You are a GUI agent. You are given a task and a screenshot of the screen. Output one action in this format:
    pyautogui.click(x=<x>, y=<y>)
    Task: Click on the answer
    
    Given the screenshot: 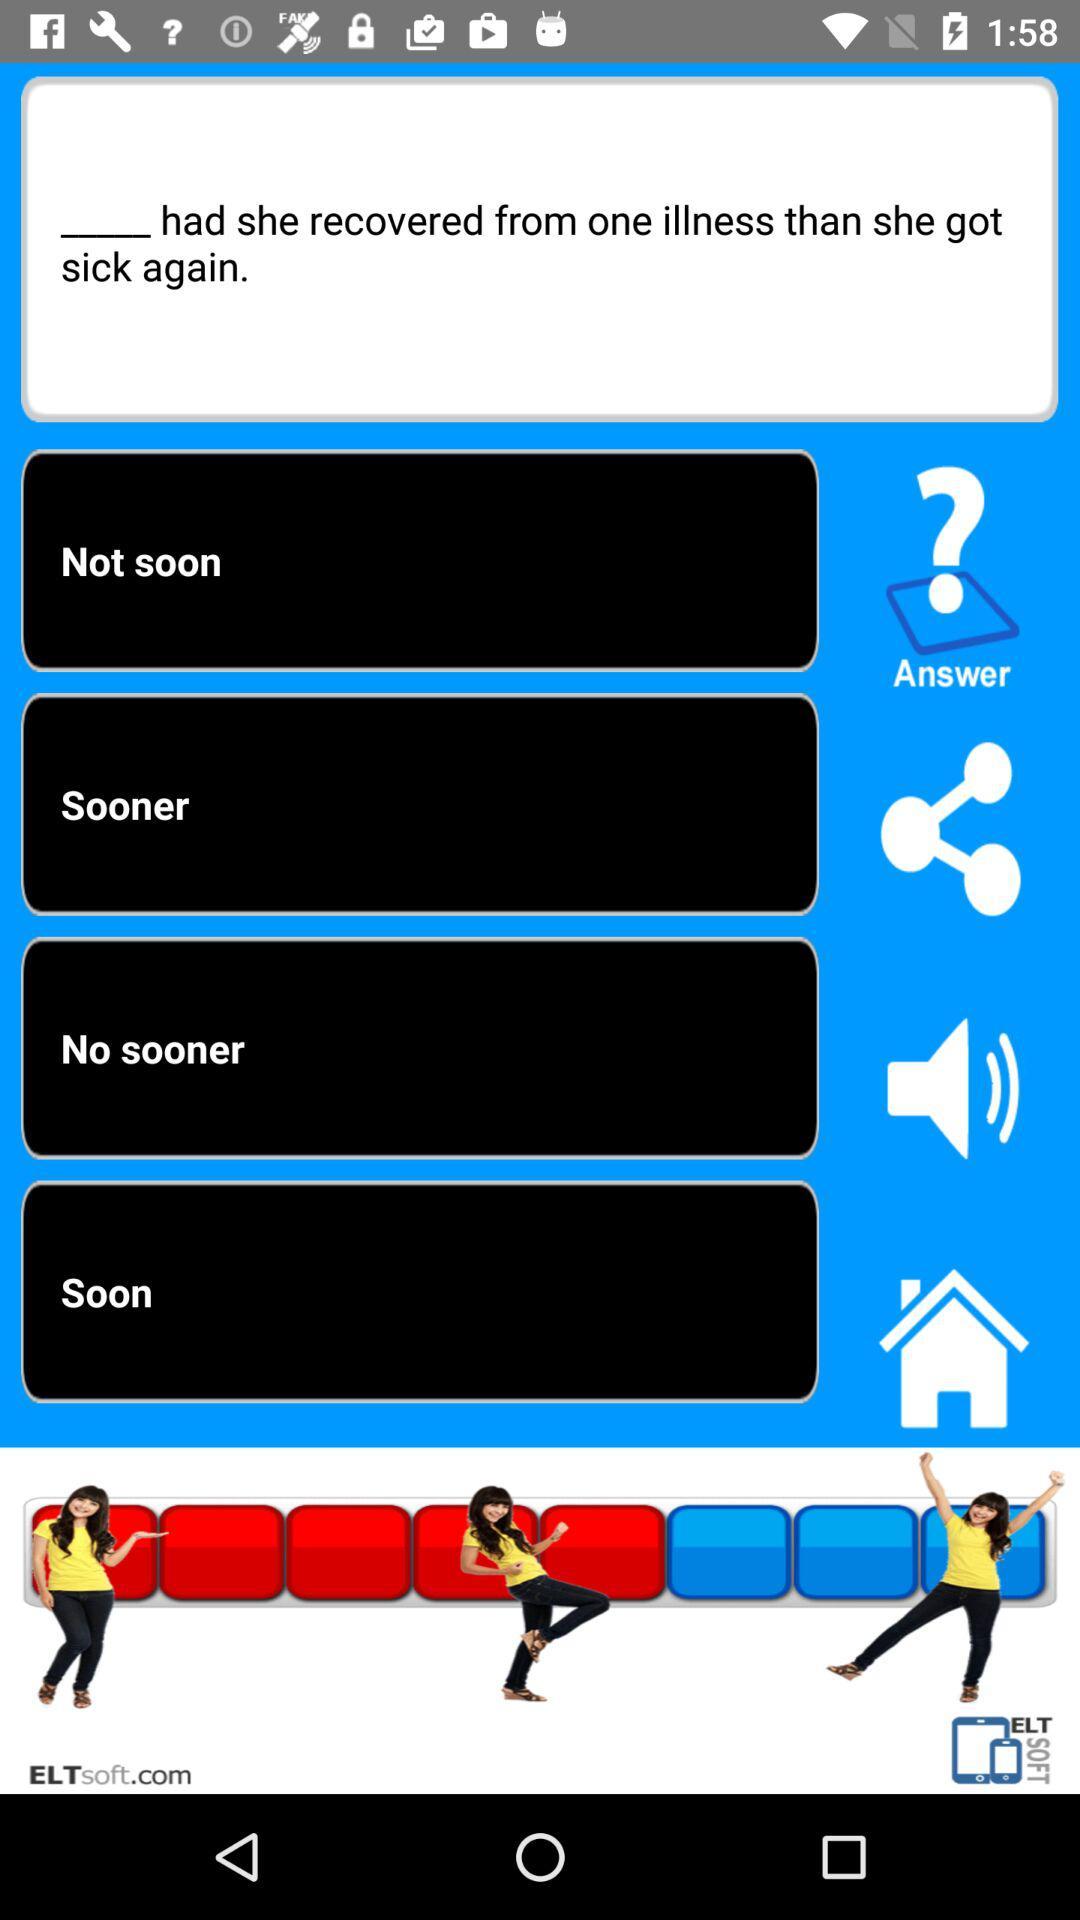 What is the action you would take?
    pyautogui.click(x=952, y=567)
    